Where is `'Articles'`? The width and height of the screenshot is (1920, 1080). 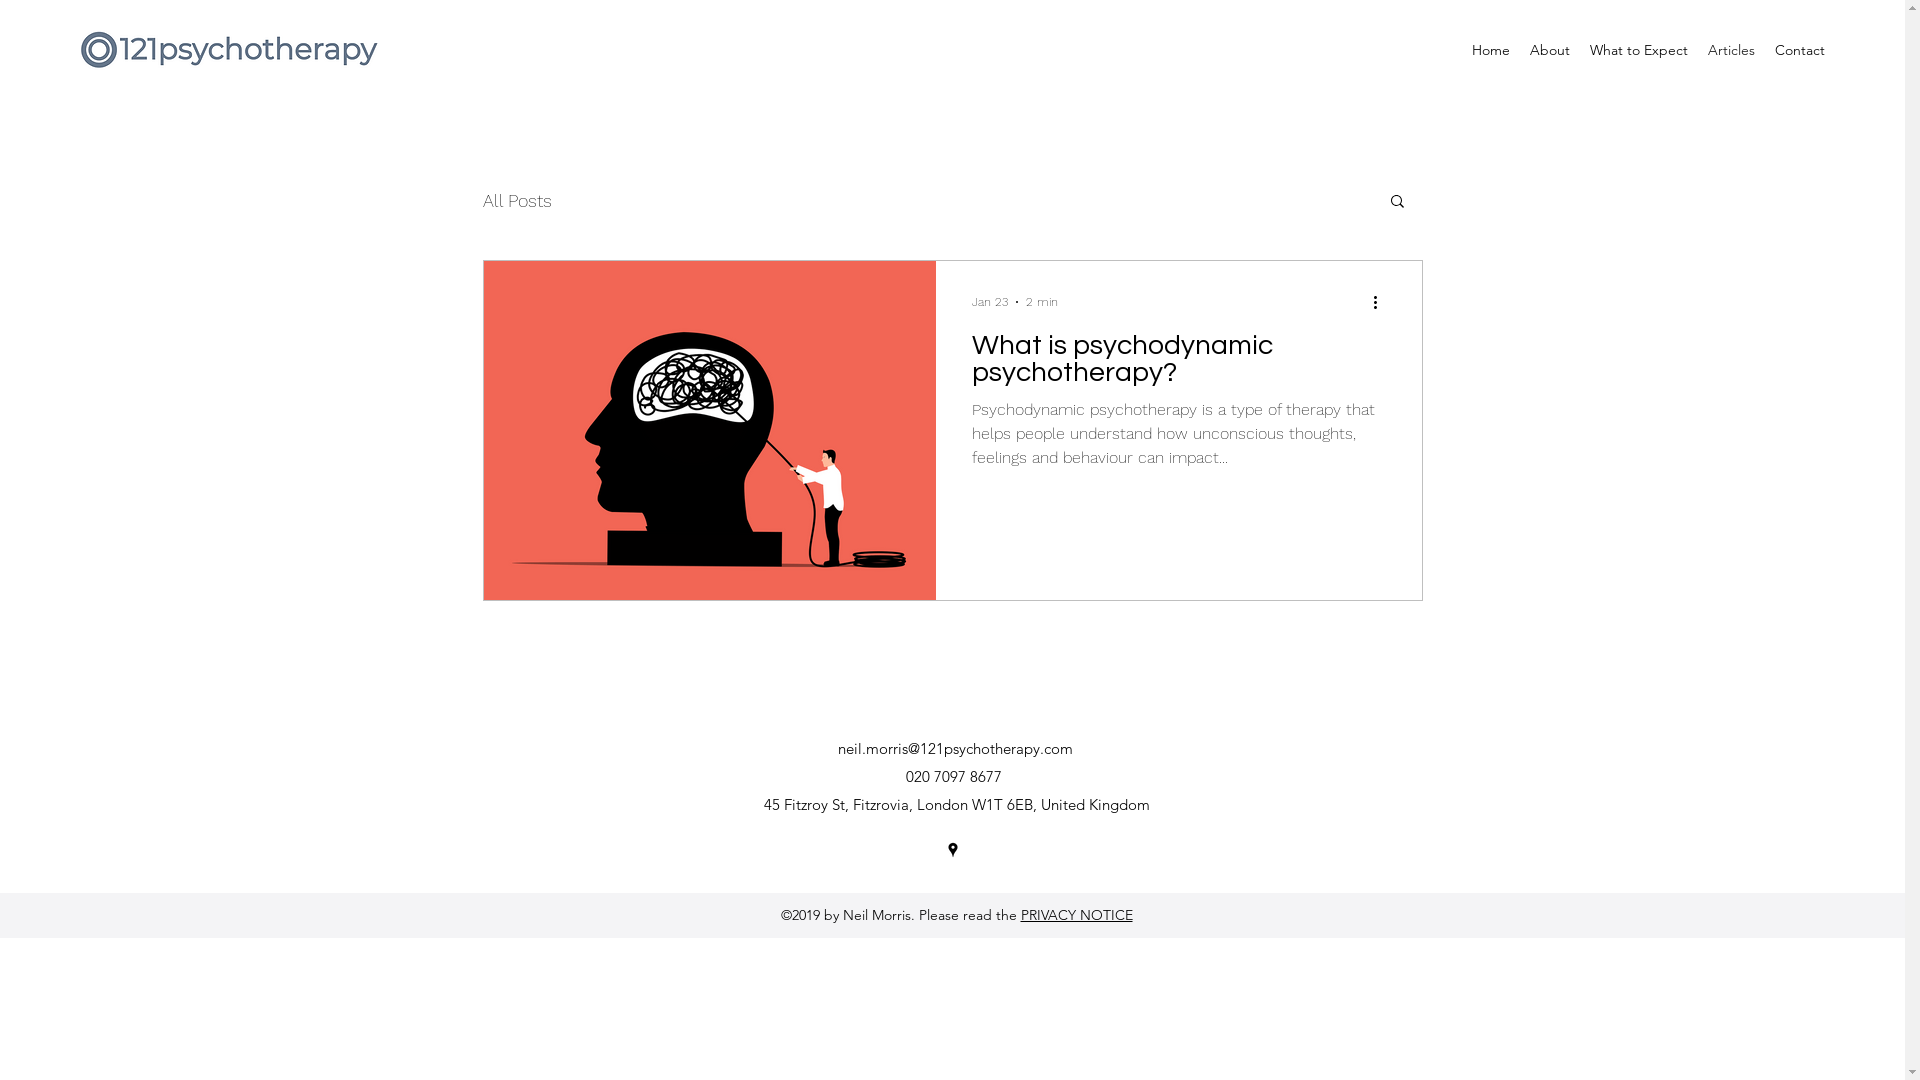 'Articles' is located at coordinates (1697, 49).